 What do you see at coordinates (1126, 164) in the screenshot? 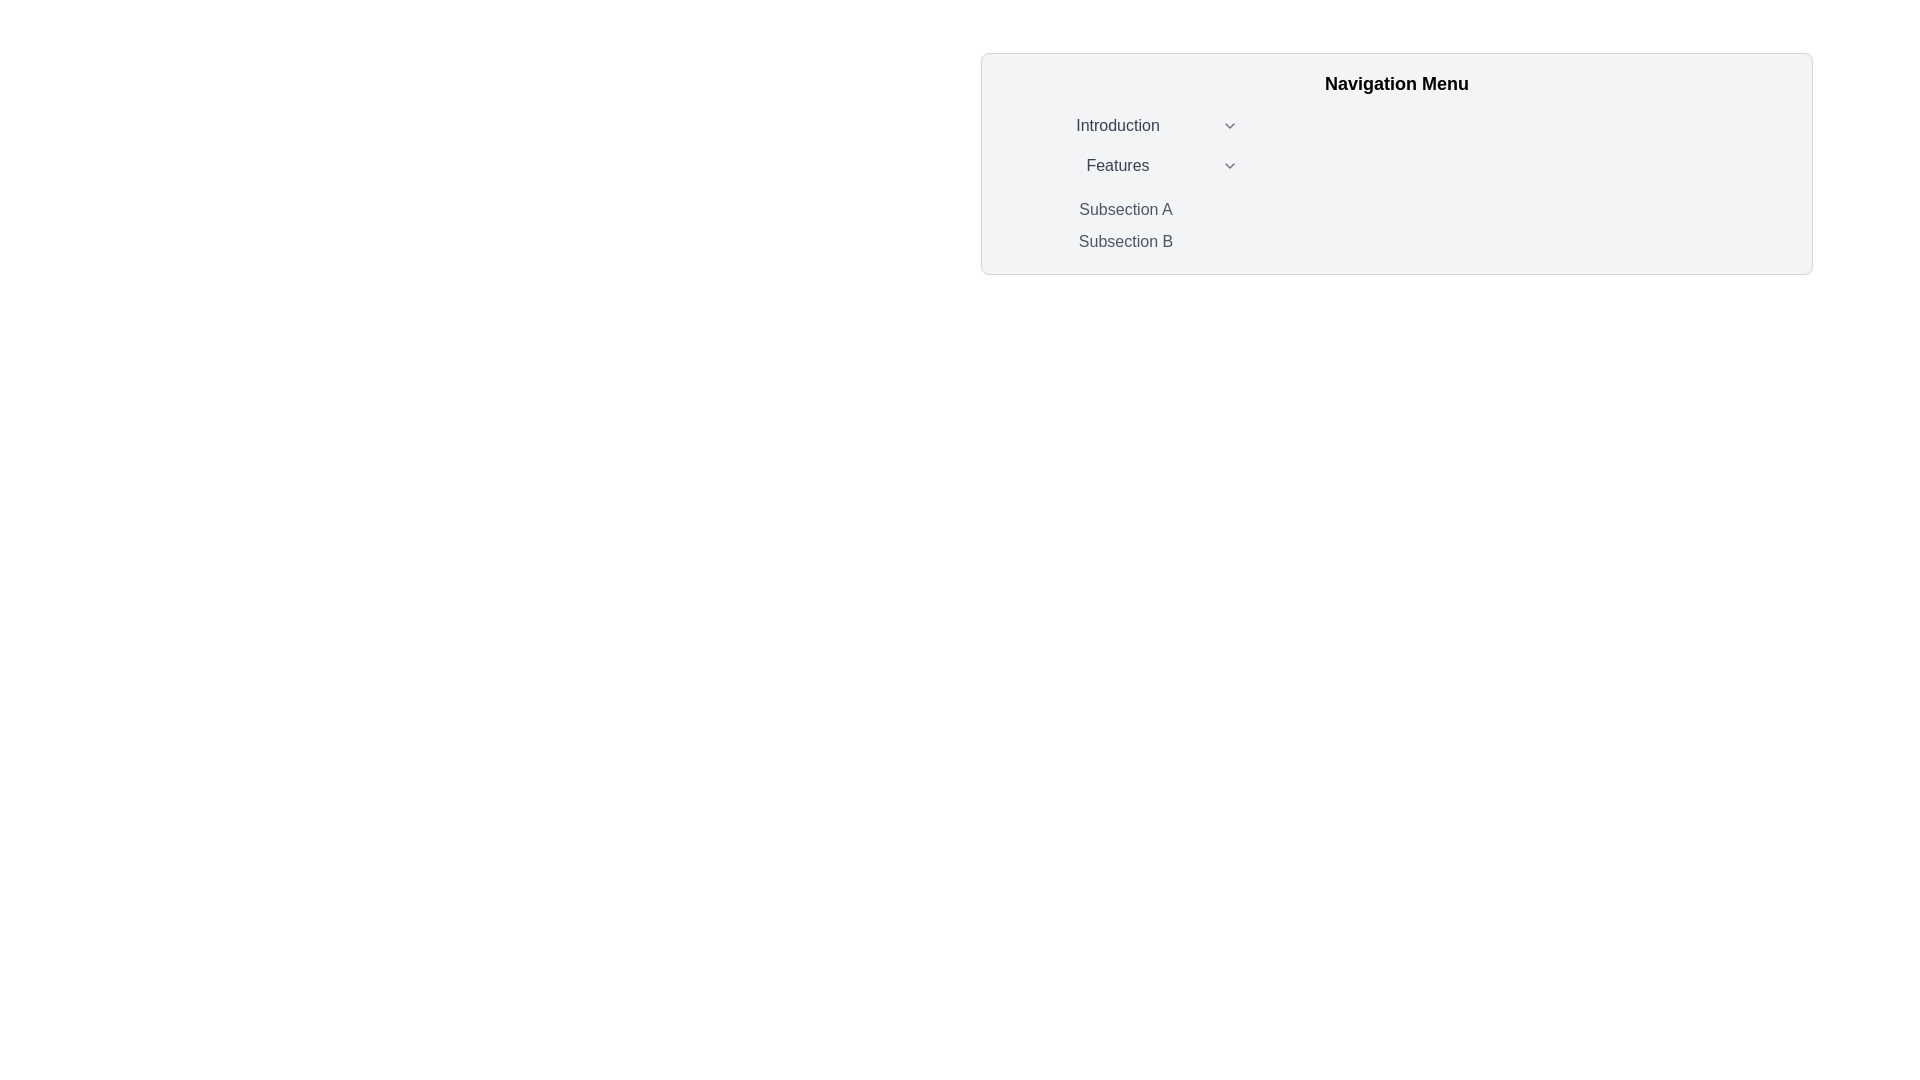
I see `the 'Features' dropdown menu item` at bounding box center [1126, 164].